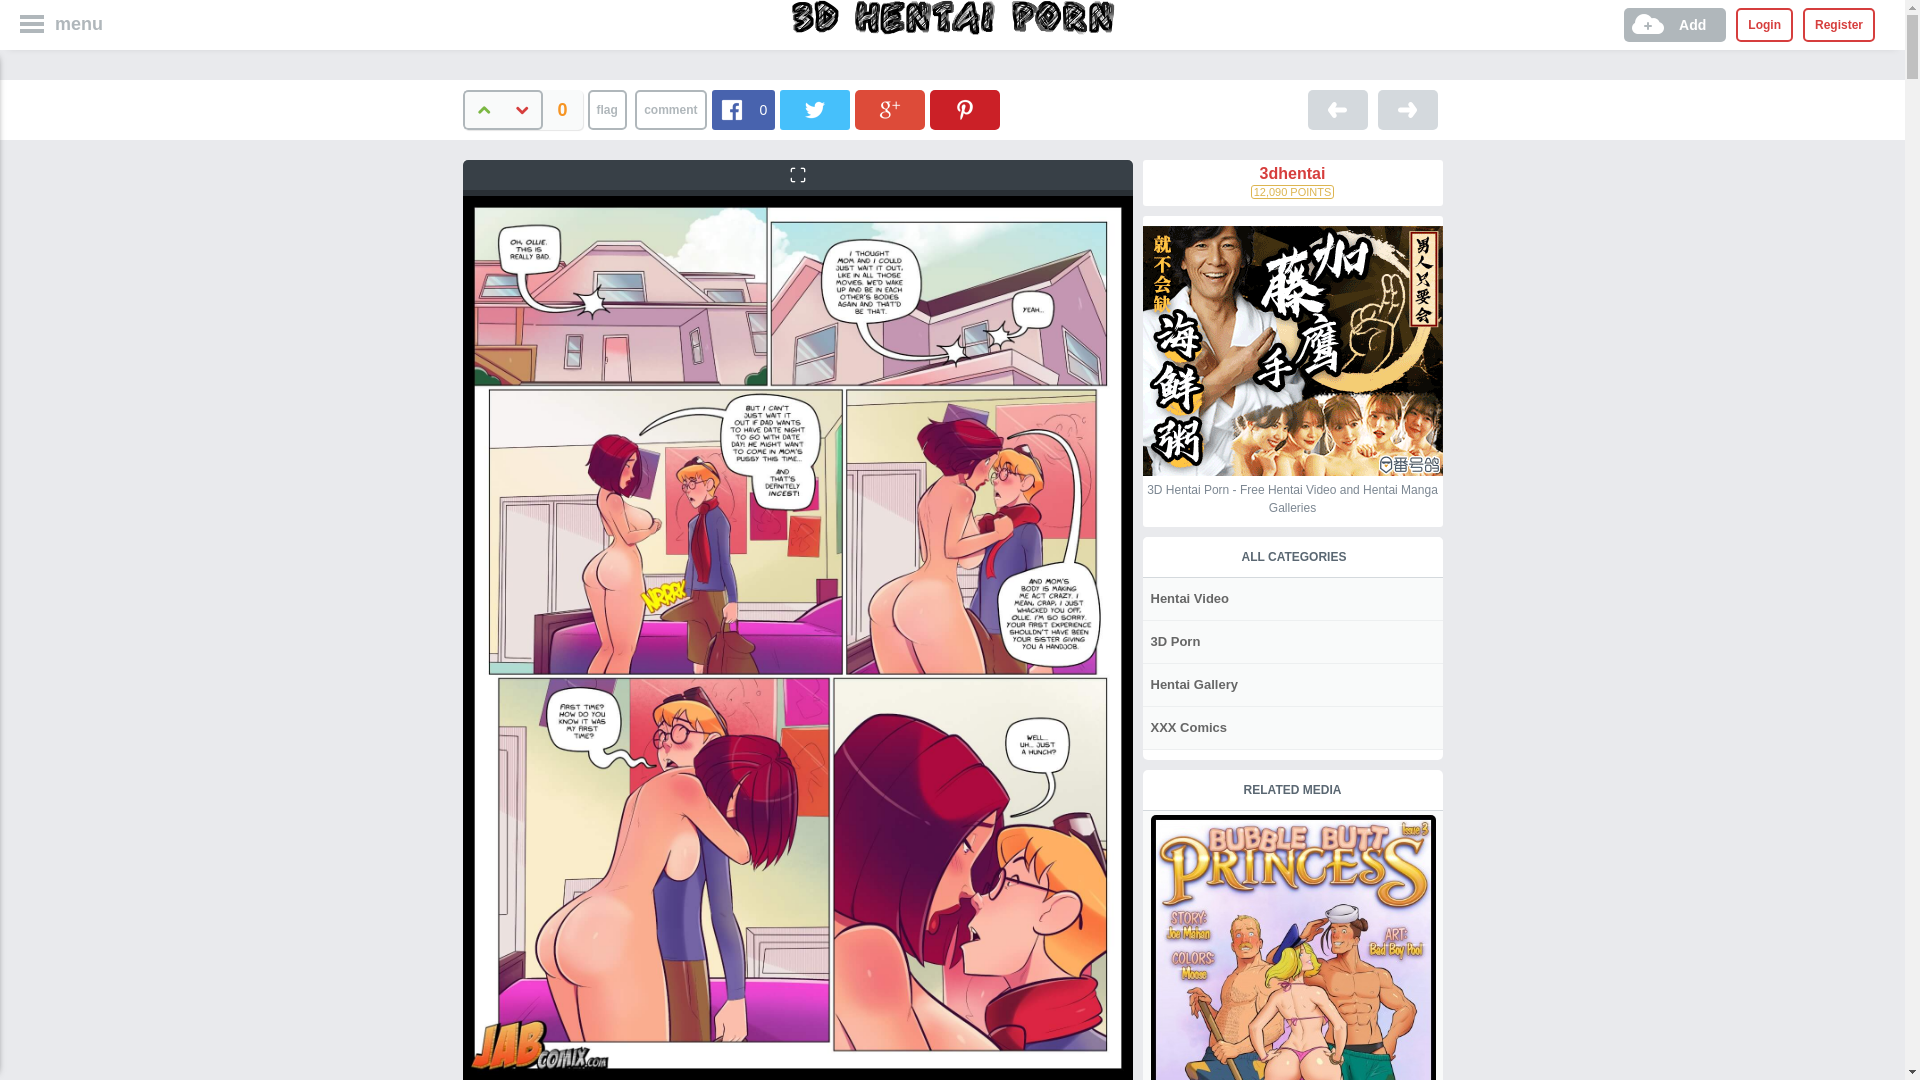 Image resolution: width=1920 pixels, height=1080 pixels. What do you see at coordinates (460, 110) in the screenshot?
I see `'+'` at bounding box center [460, 110].